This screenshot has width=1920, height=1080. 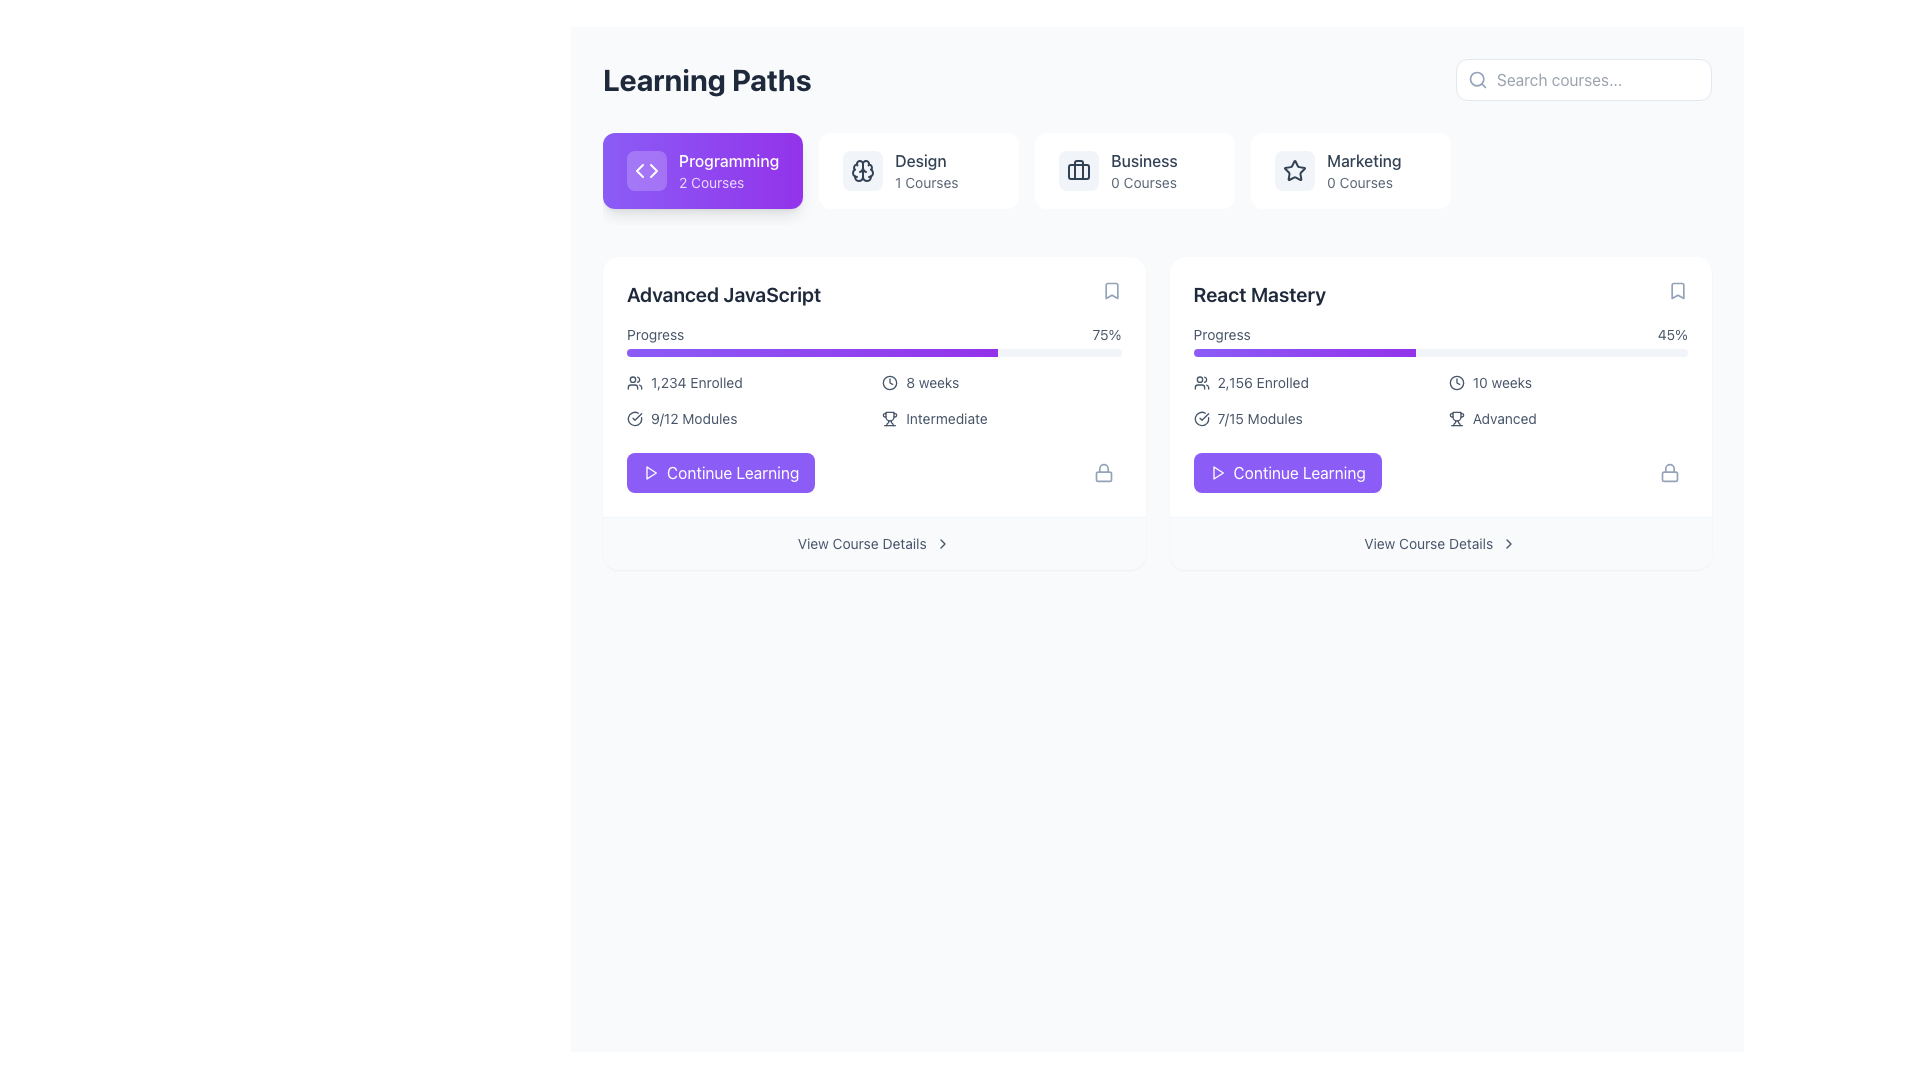 What do you see at coordinates (1200, 382) in the screenshot?
I see `the small icon resembling a group of people, which is styled in a black outline and located next to the text '2,156 Enrolled' in the 'React Mastery' course section` at bounding box center [1200, 382].